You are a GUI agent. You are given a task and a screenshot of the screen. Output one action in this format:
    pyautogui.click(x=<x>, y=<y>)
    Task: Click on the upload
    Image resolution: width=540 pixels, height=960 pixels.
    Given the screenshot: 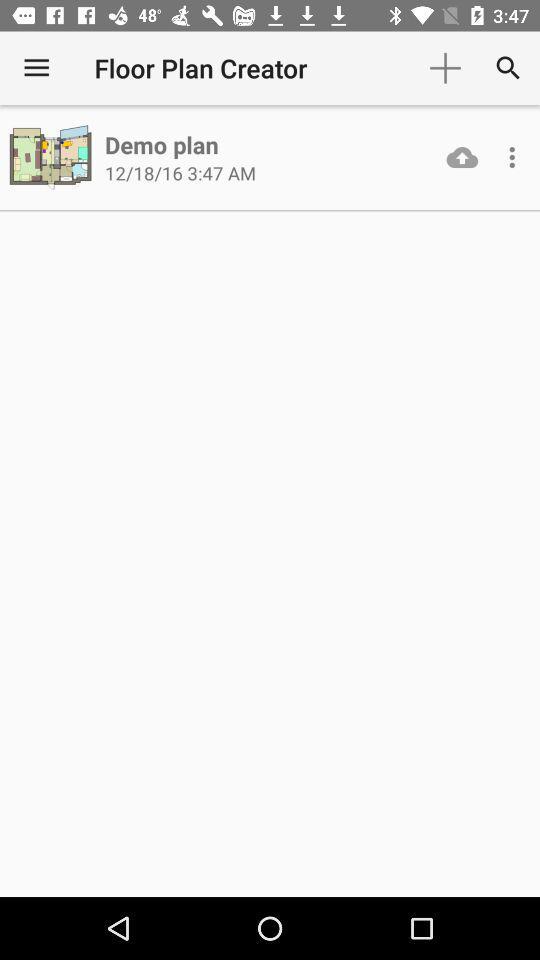 What is the action you would take?
    pyautogui.click(x=462, y=156)
    